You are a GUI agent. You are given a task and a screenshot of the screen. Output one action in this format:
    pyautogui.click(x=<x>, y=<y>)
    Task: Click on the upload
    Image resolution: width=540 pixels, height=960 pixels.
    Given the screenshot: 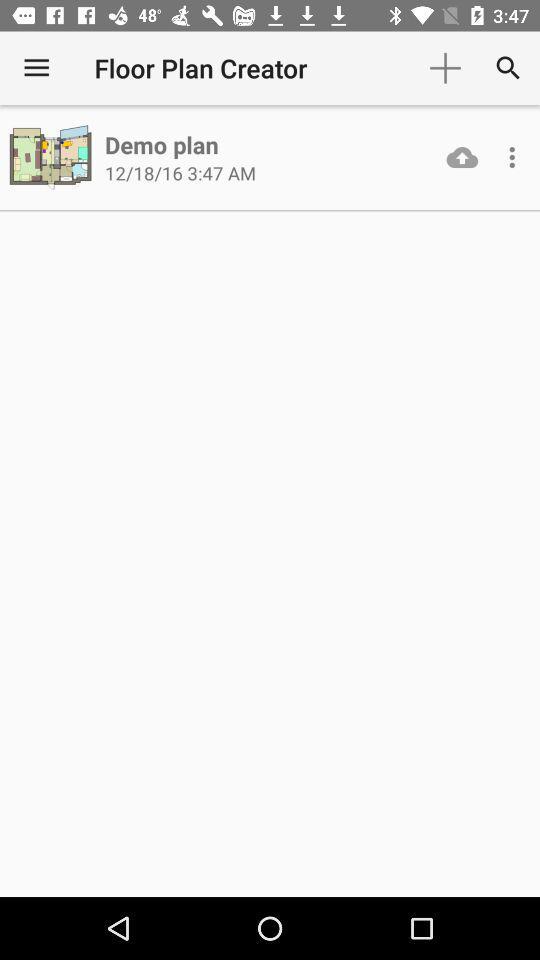 What is the action you would take?
    pyautogui.click(x=462, y=156)
    